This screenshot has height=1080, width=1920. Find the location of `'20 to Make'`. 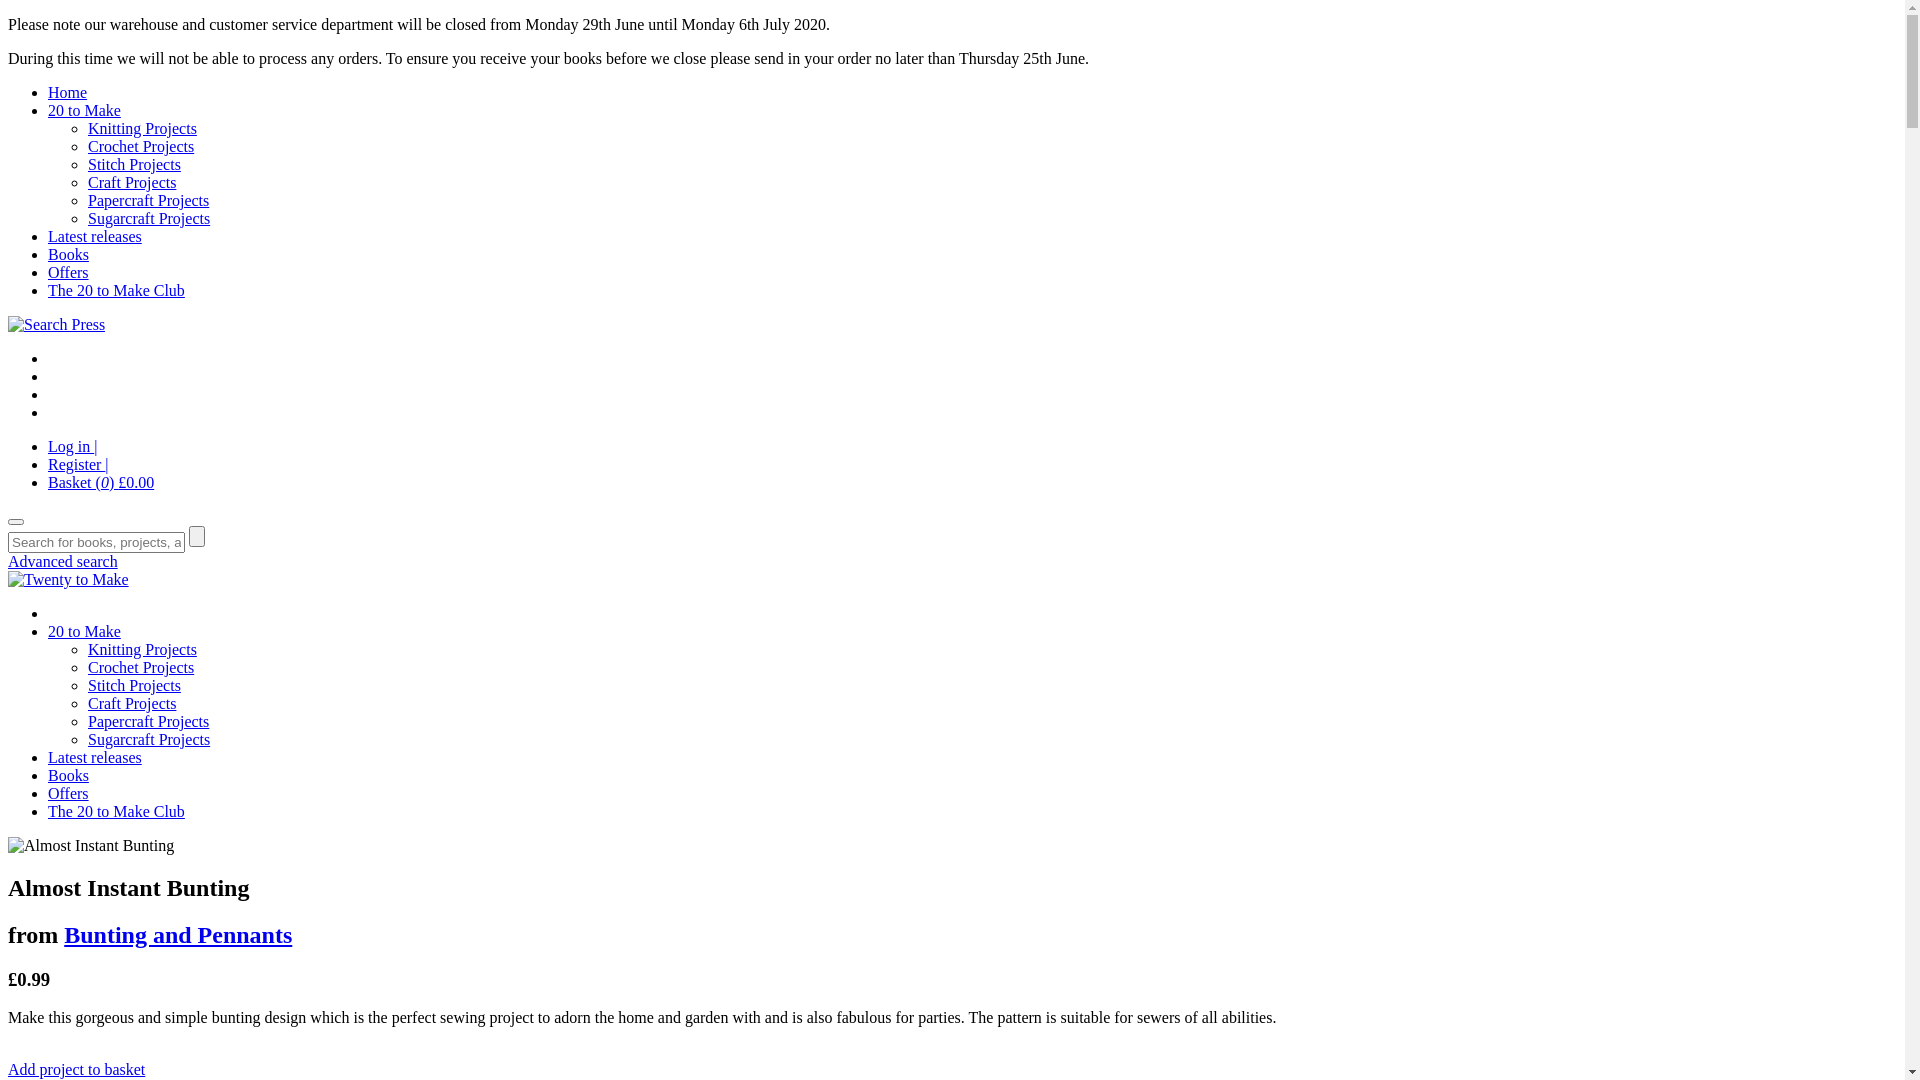

'20 to Make' is located at coordinates (83, 631).